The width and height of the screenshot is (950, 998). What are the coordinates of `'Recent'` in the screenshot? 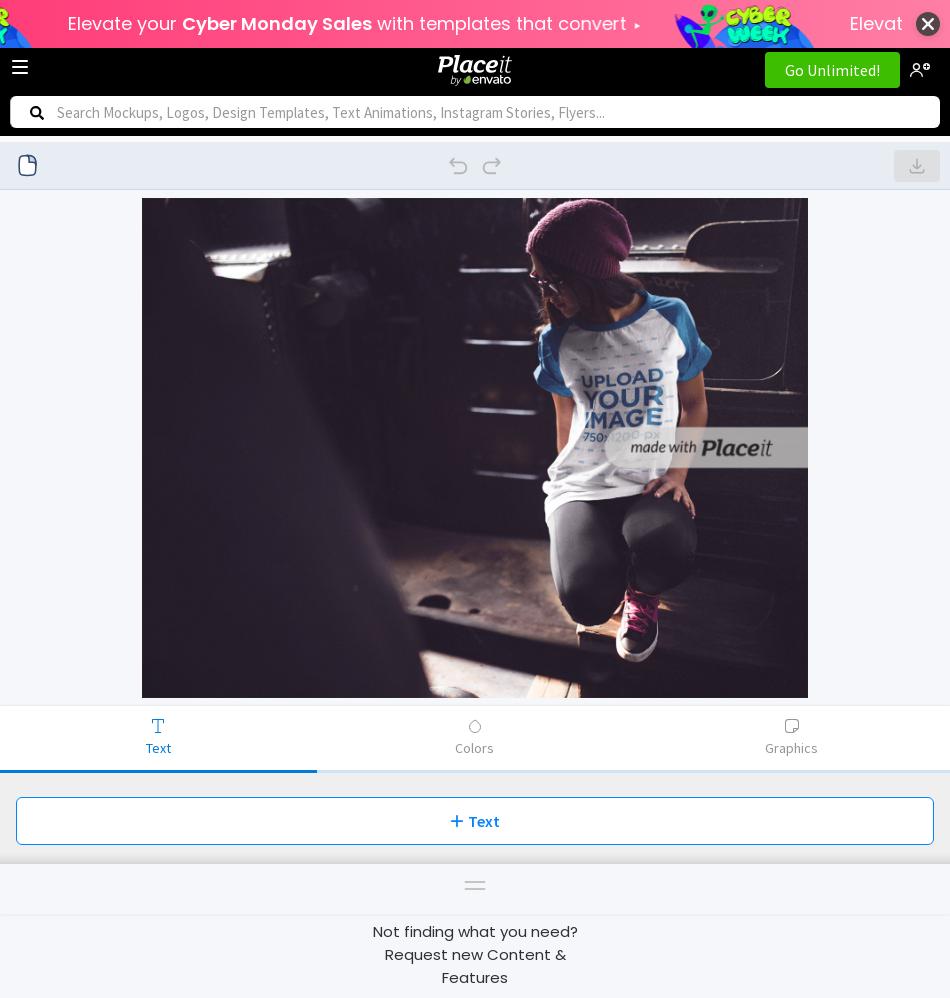 It's located at (618, 512).